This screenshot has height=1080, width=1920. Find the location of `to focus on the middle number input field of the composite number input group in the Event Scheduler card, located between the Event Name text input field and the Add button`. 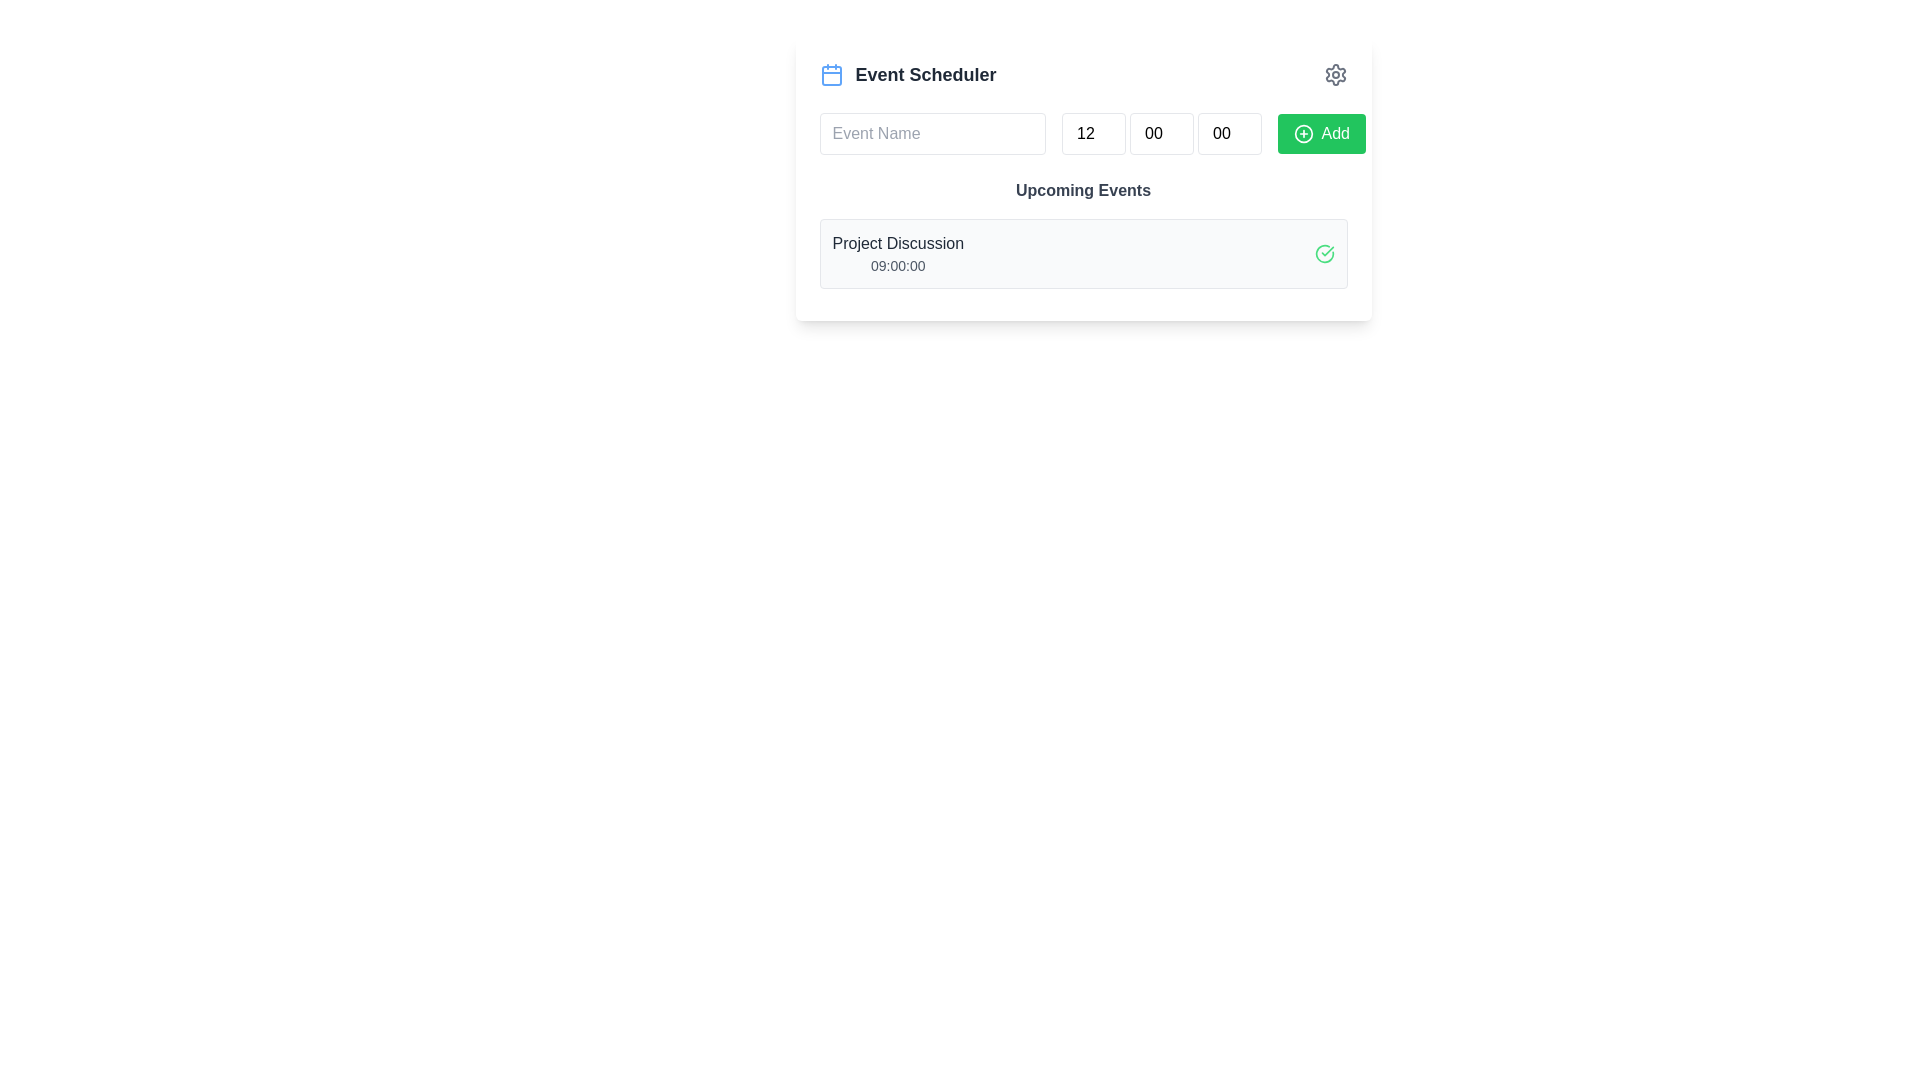

to focus on the middle number input field of the composite number input group in the Event Scheduler card, located between the Event Name text input field and the Add button is located at coordinates (1161, 134).